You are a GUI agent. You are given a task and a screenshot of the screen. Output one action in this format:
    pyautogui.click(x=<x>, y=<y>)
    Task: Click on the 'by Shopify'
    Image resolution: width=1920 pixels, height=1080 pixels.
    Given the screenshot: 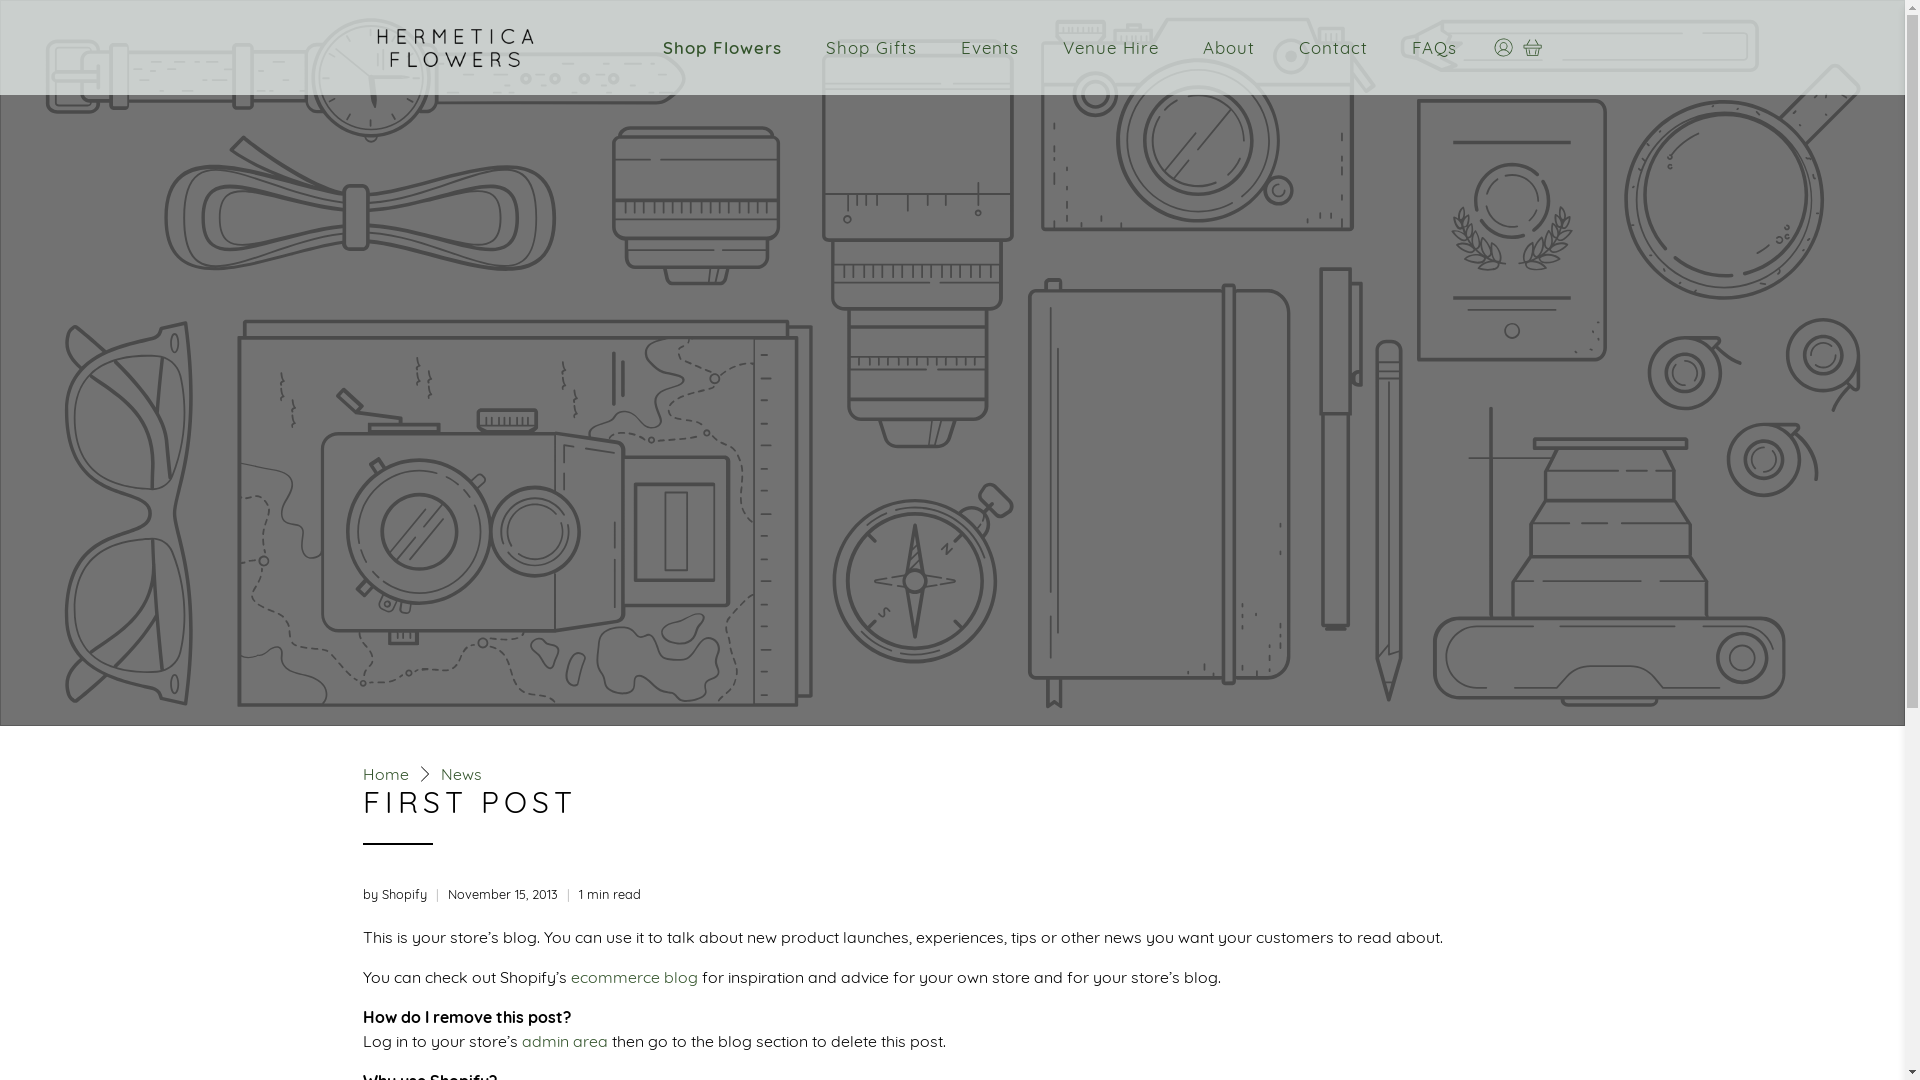 What is the action you would take?
    pyautogui.click(x=361, y=893)
    